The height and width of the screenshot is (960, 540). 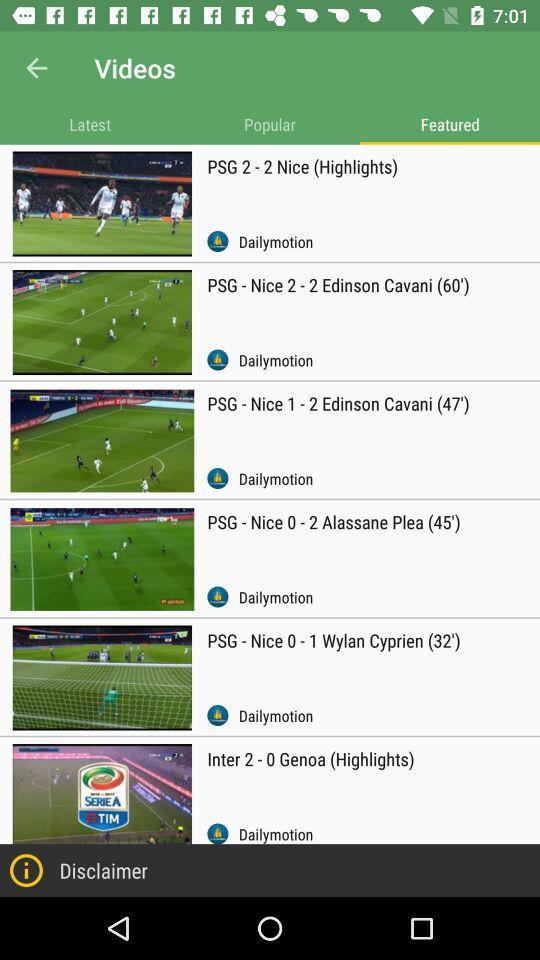 I want to click on latest icon, so click(x=89, y=123).